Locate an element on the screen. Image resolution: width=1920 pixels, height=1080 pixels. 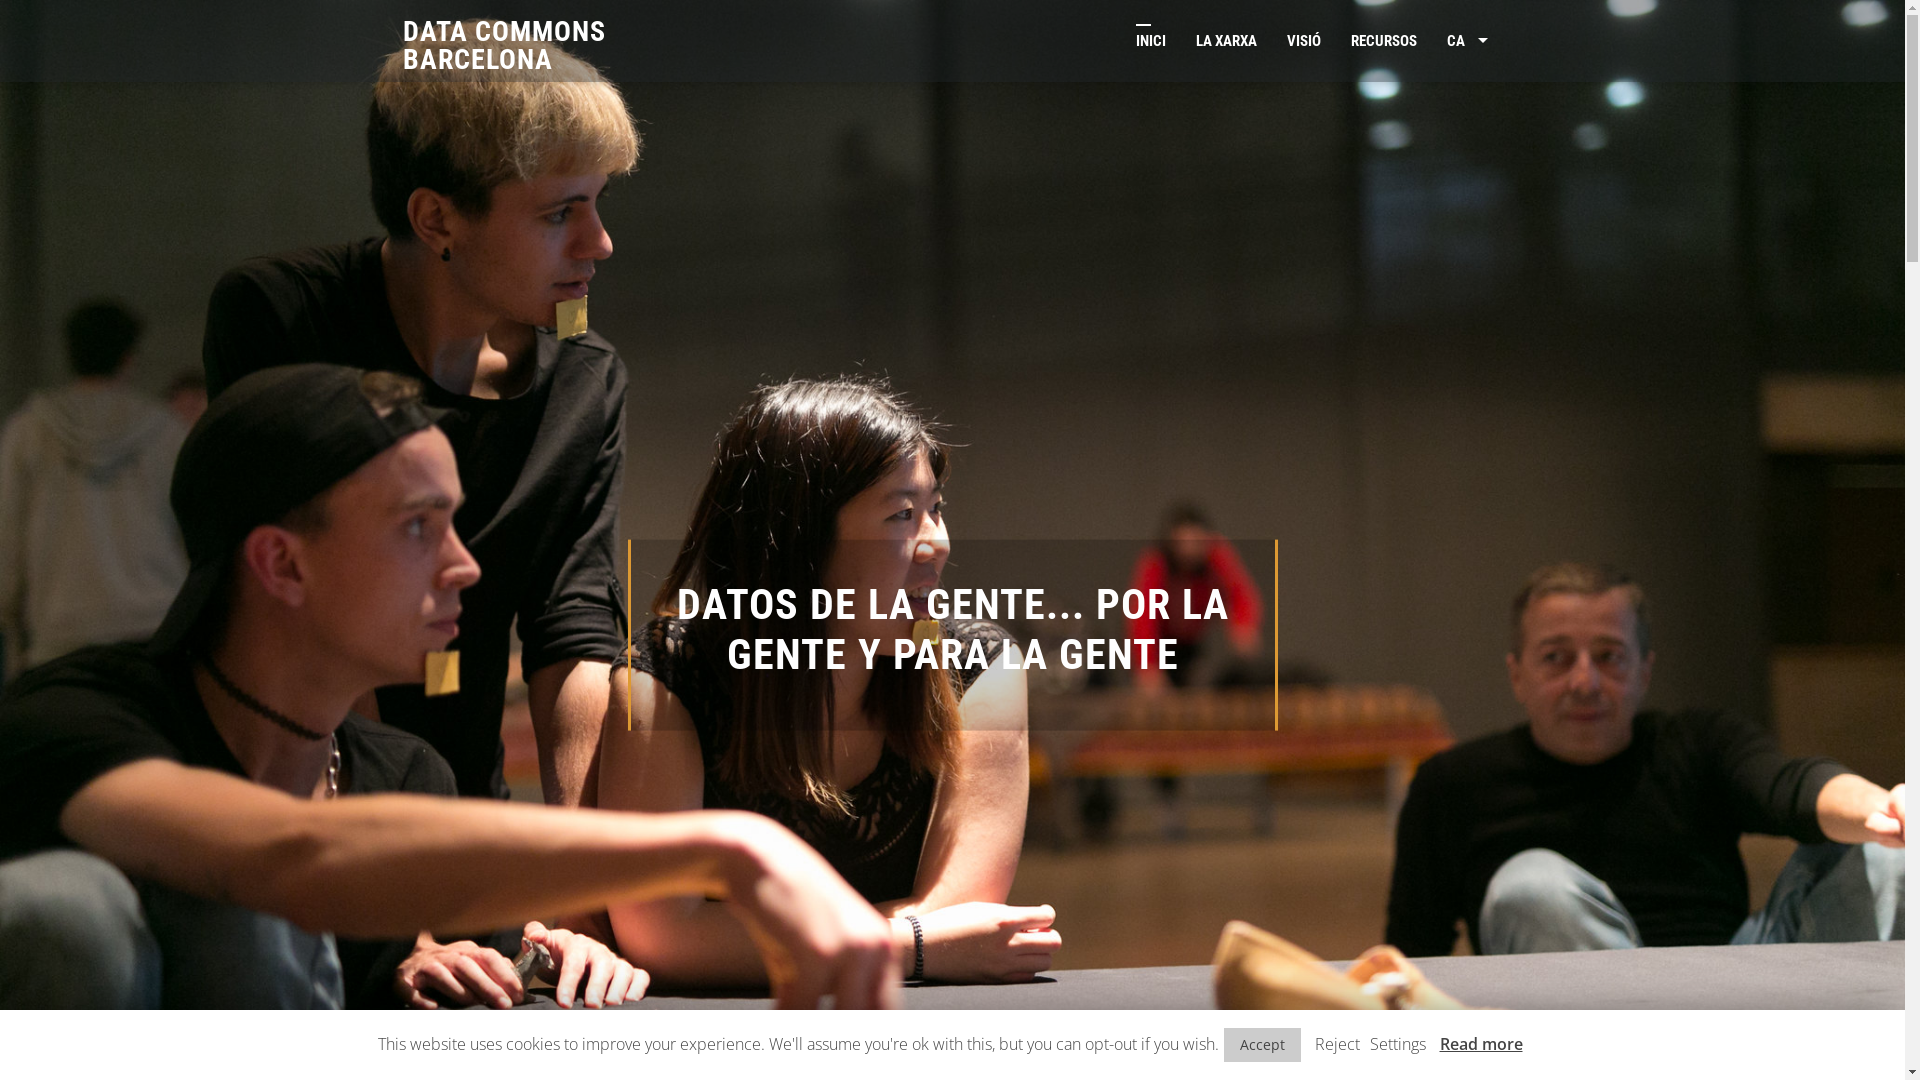
'RECURSOS' is located at coordinates (1382, 41).